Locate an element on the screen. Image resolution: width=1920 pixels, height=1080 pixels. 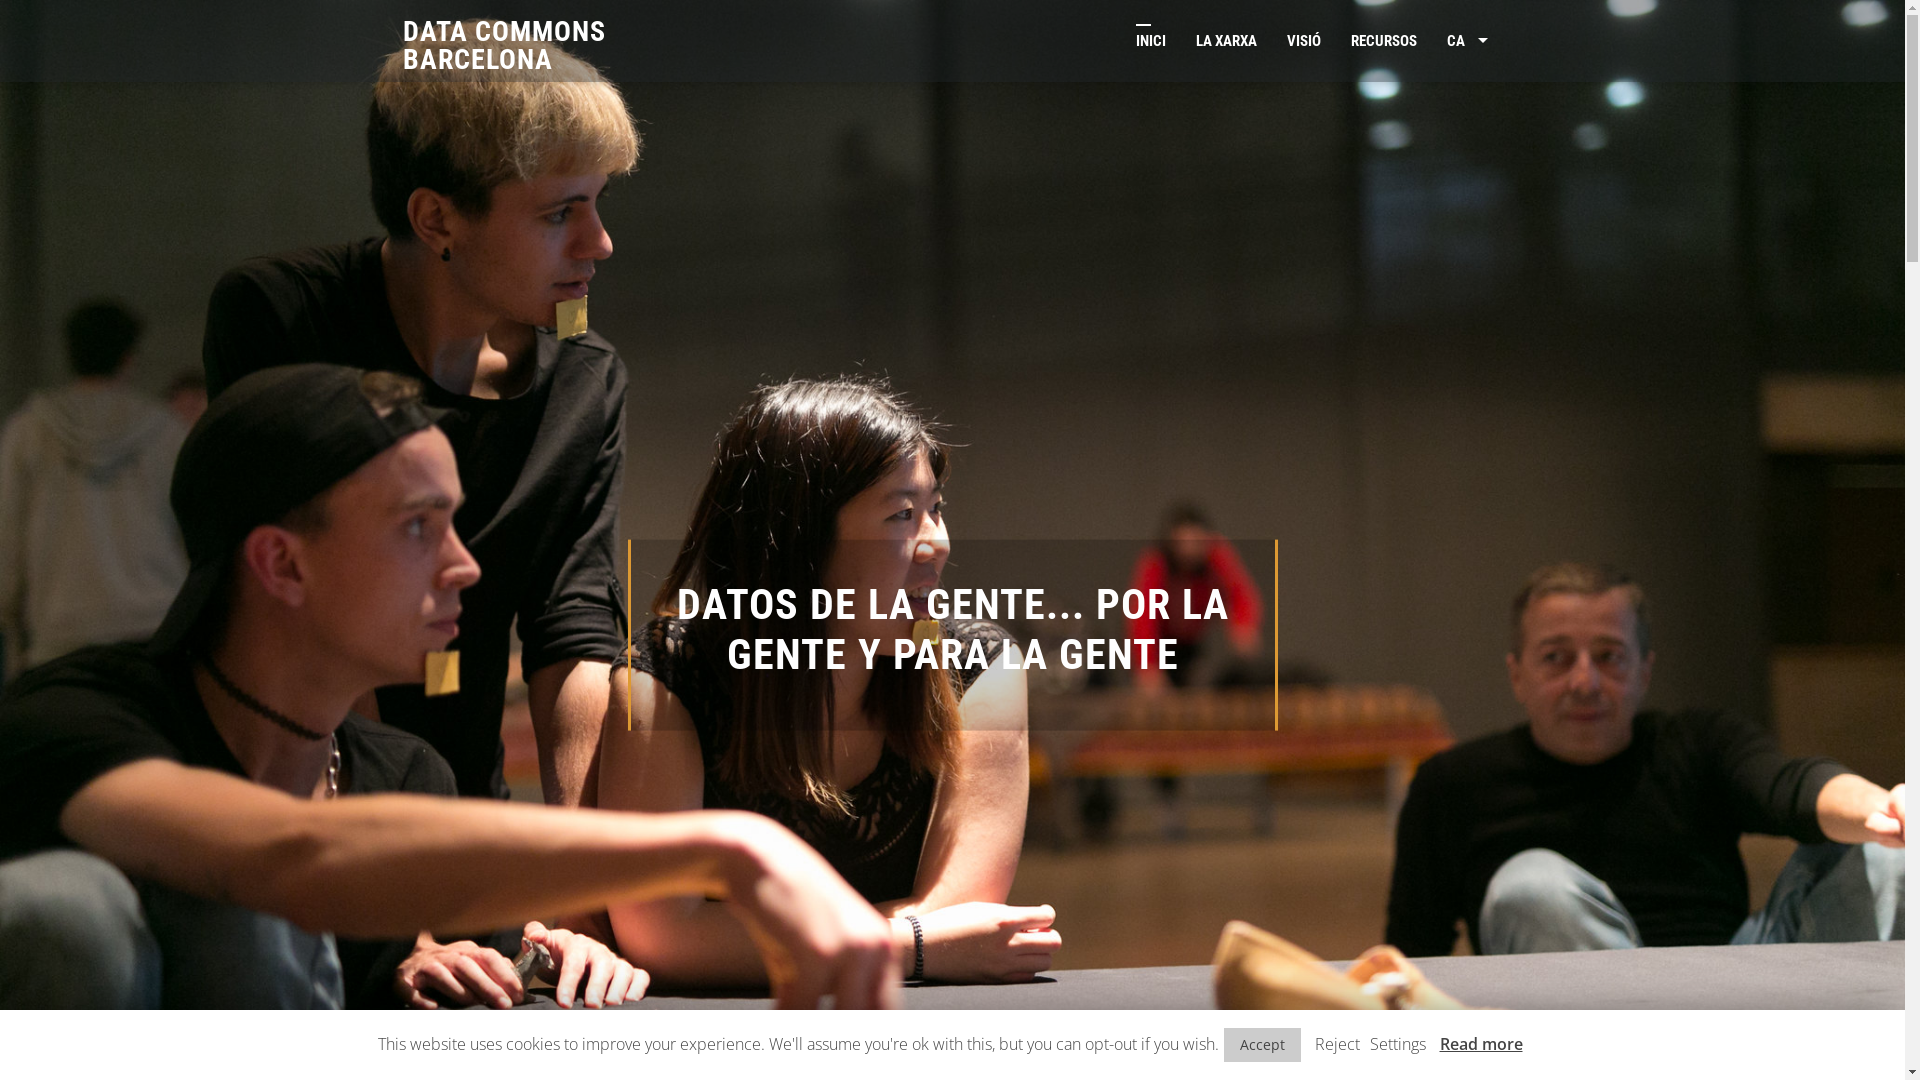
'RECURSOS' is located at coordinates (1382, 41).